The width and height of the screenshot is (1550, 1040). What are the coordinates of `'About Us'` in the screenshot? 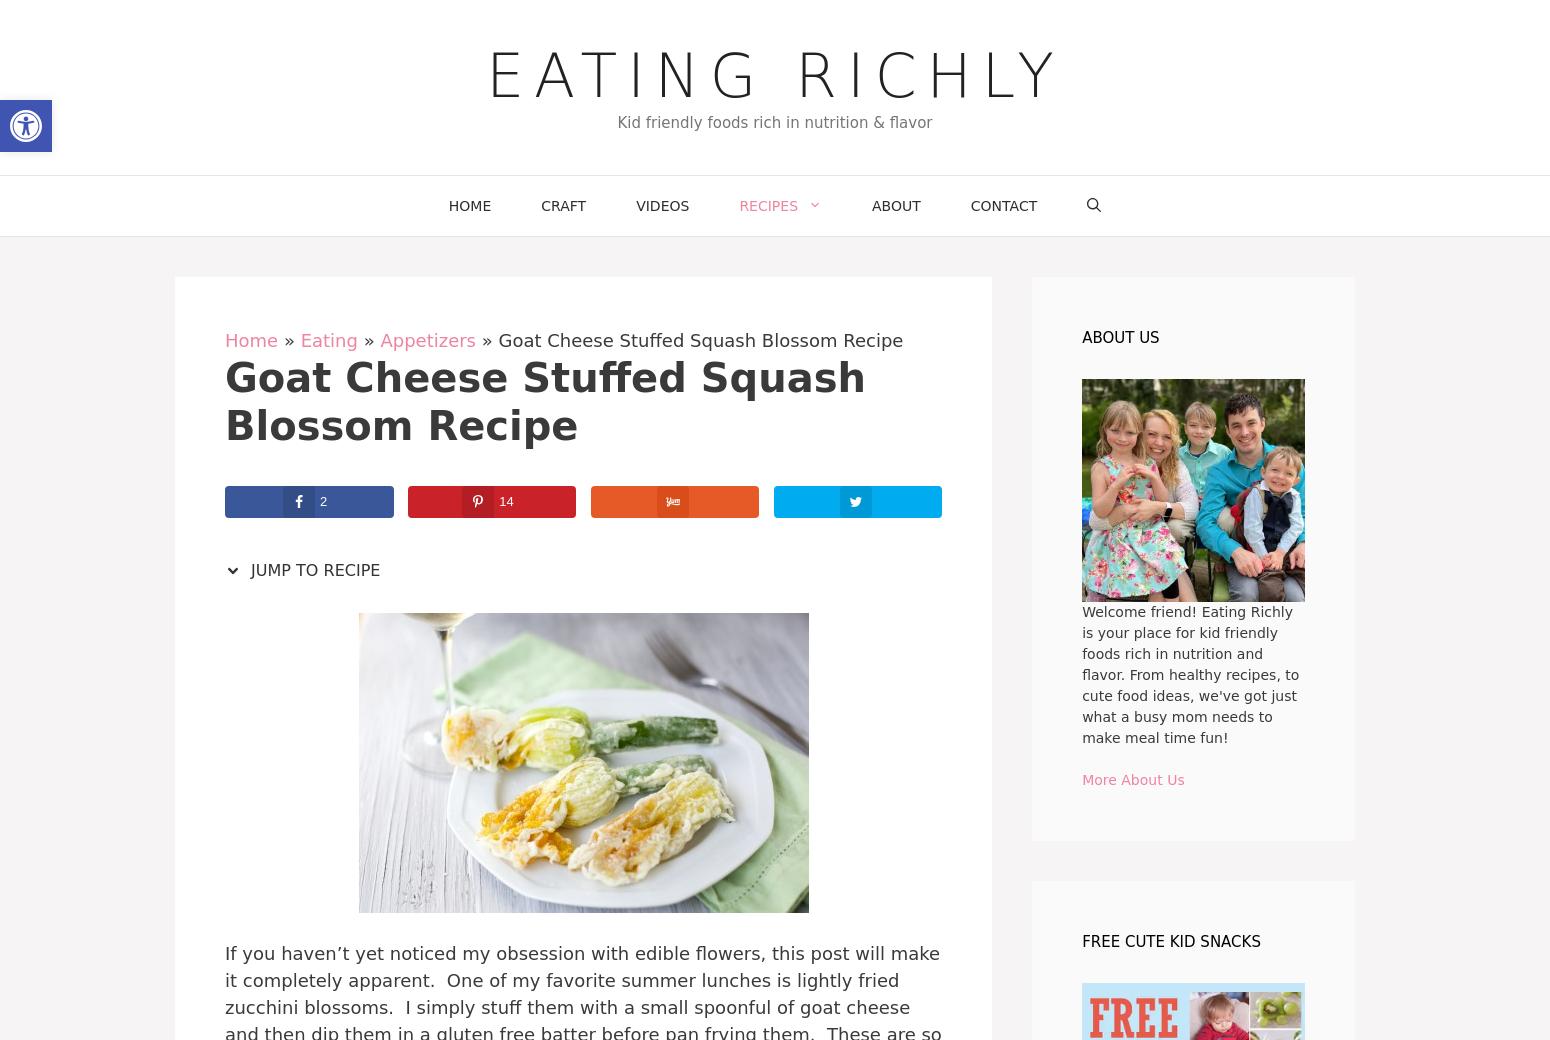 It's located at (1119, 335).